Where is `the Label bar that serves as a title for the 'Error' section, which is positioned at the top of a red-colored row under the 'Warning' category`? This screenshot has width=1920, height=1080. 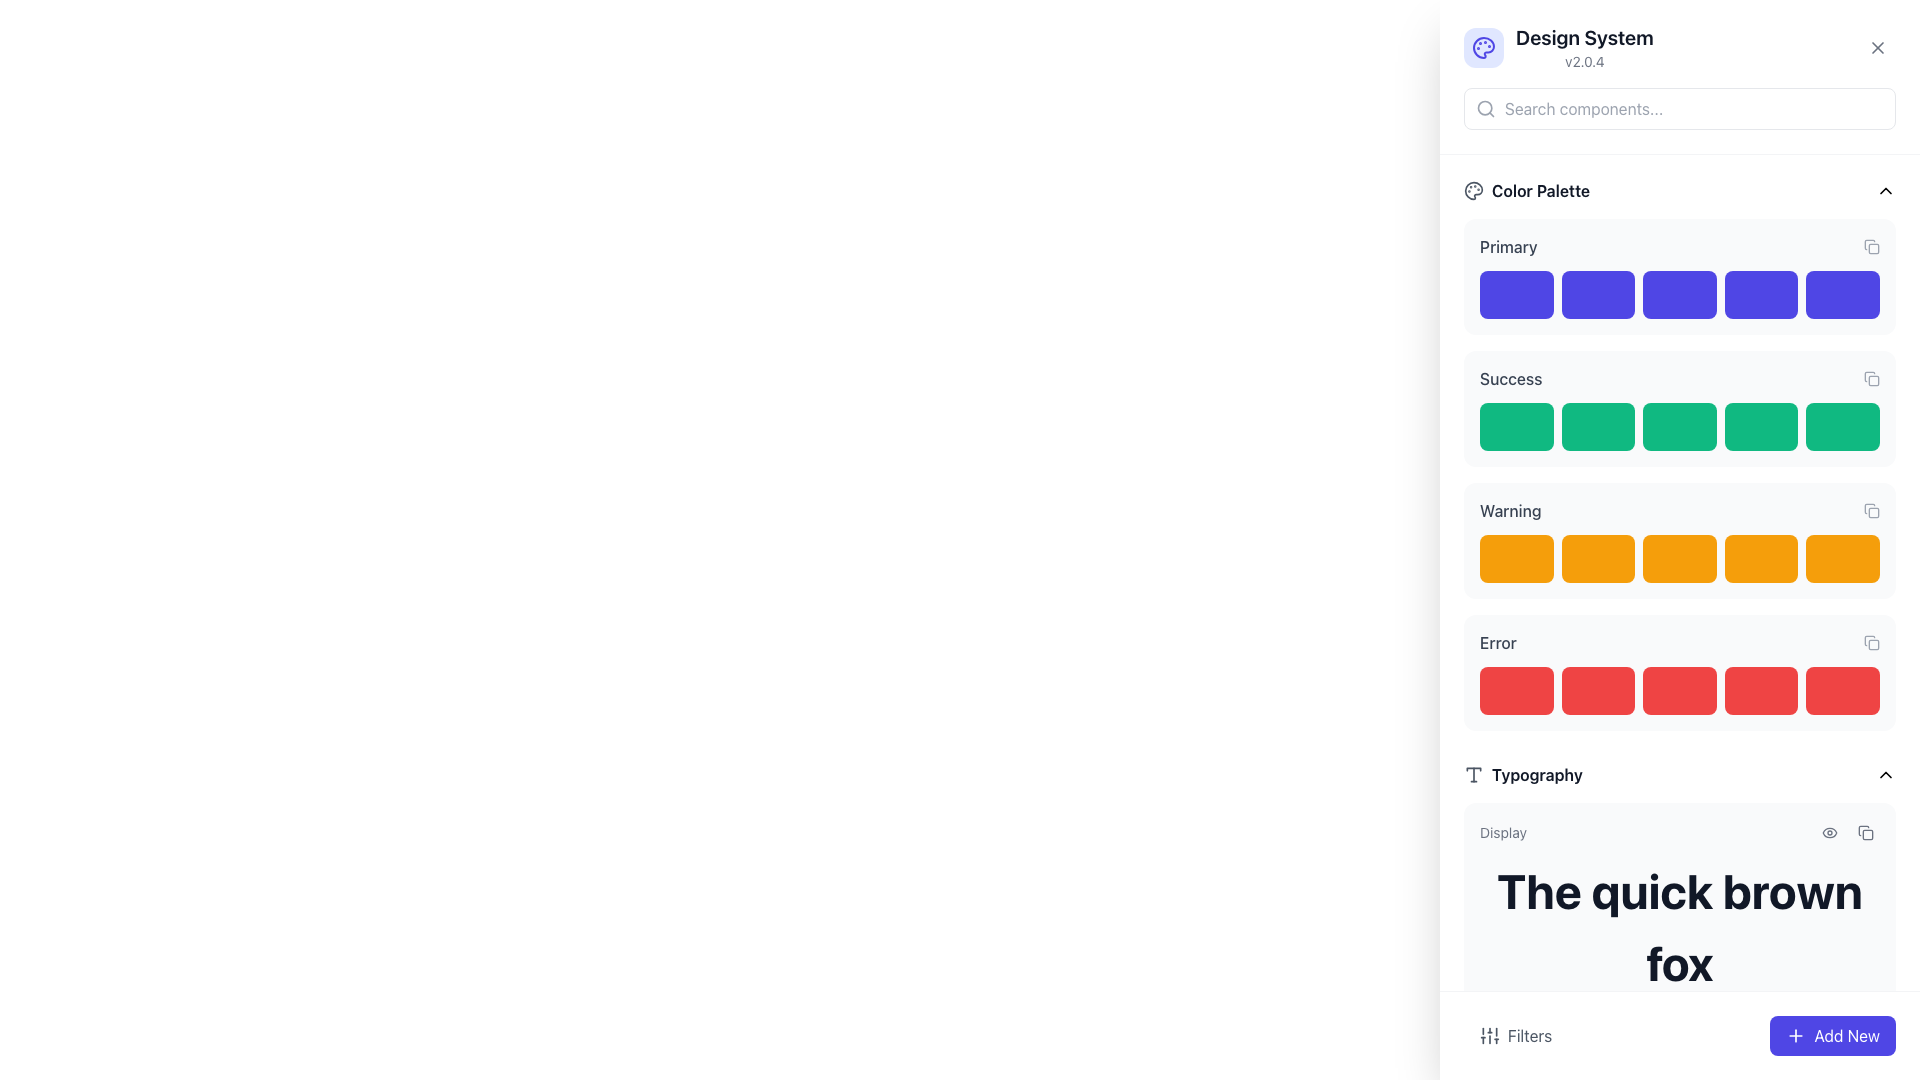 the Label bar that serves as a title for the 'Error' section, which is positioned at the top of a red-colored row under the 'Warning' category is located at coordinates (1680, 643).